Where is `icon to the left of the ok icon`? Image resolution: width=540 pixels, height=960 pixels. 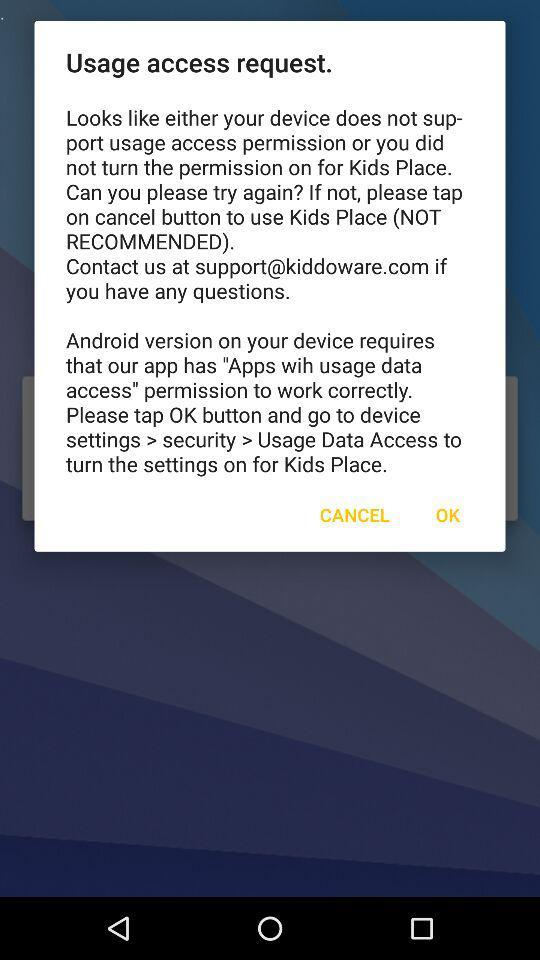
icon to the left of the ok icon is located at coordinates (353, 513).